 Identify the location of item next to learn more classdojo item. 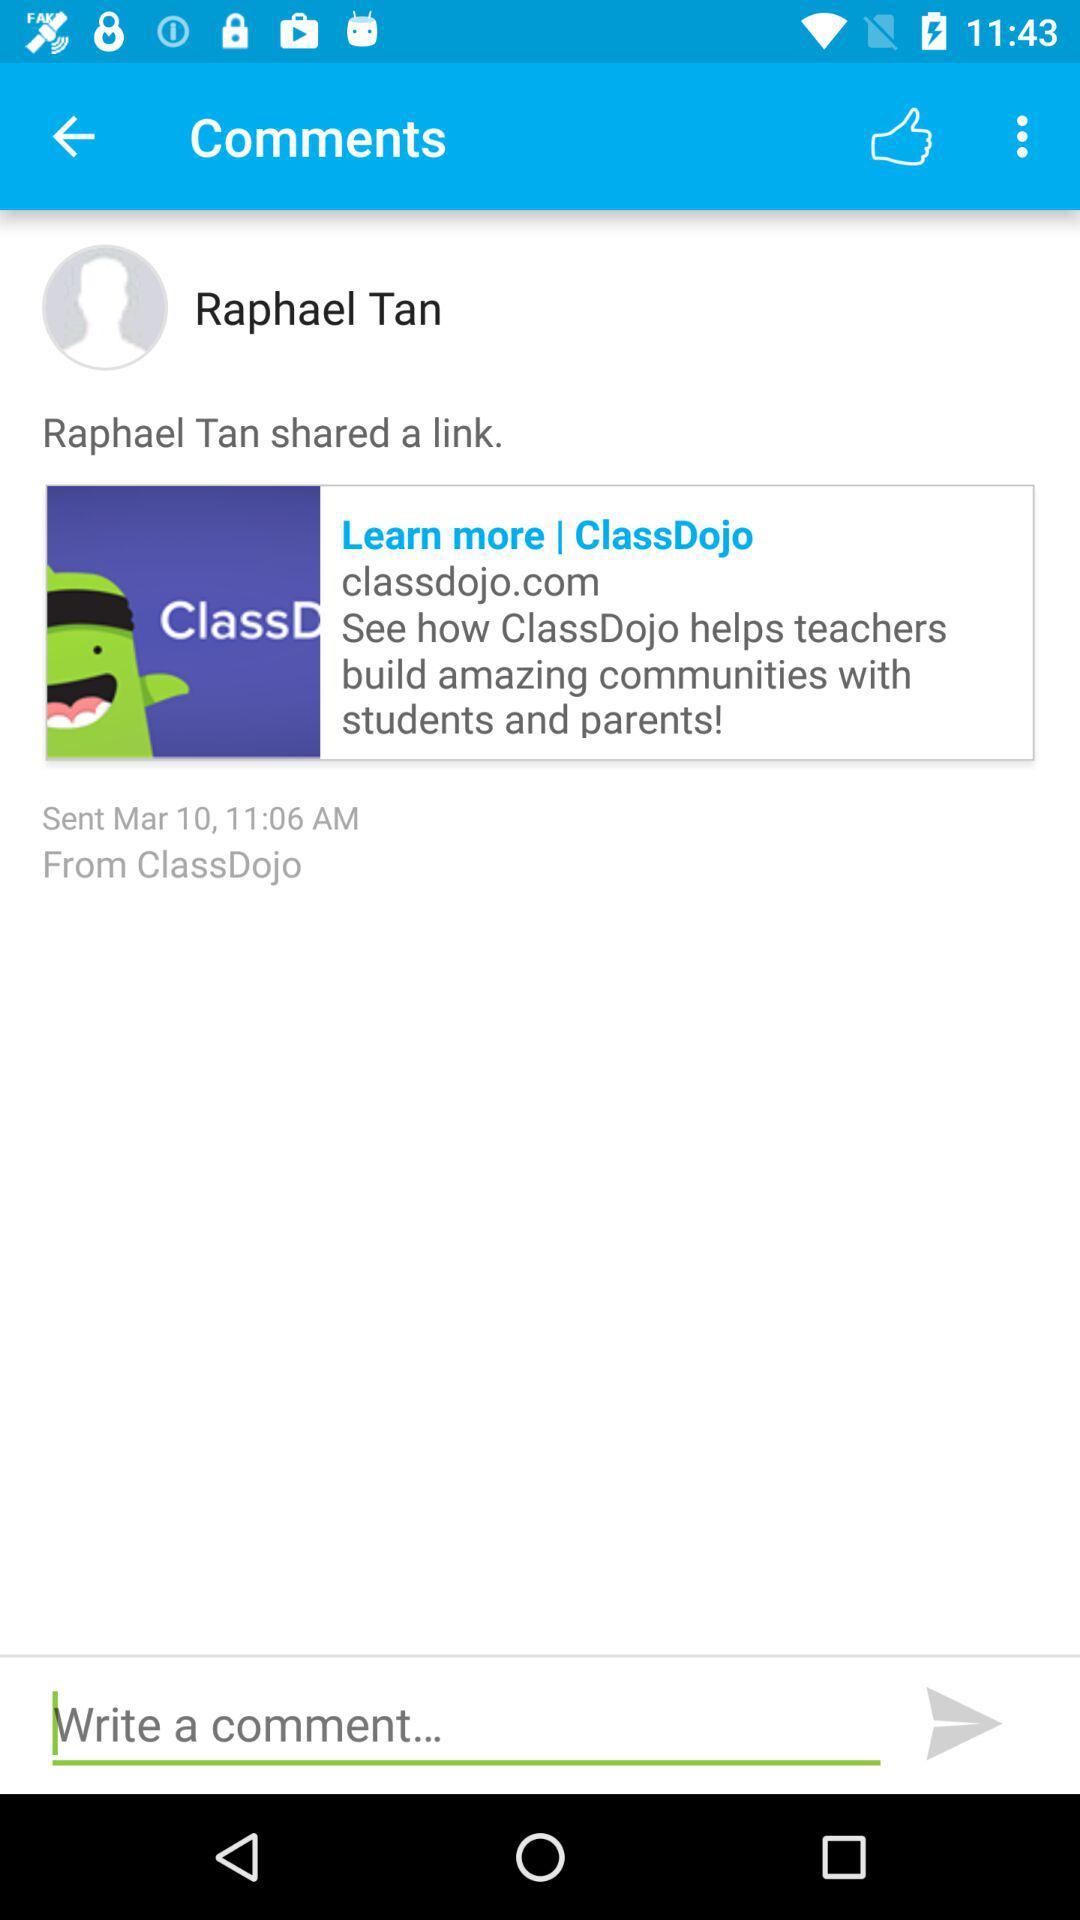
(183, 621).